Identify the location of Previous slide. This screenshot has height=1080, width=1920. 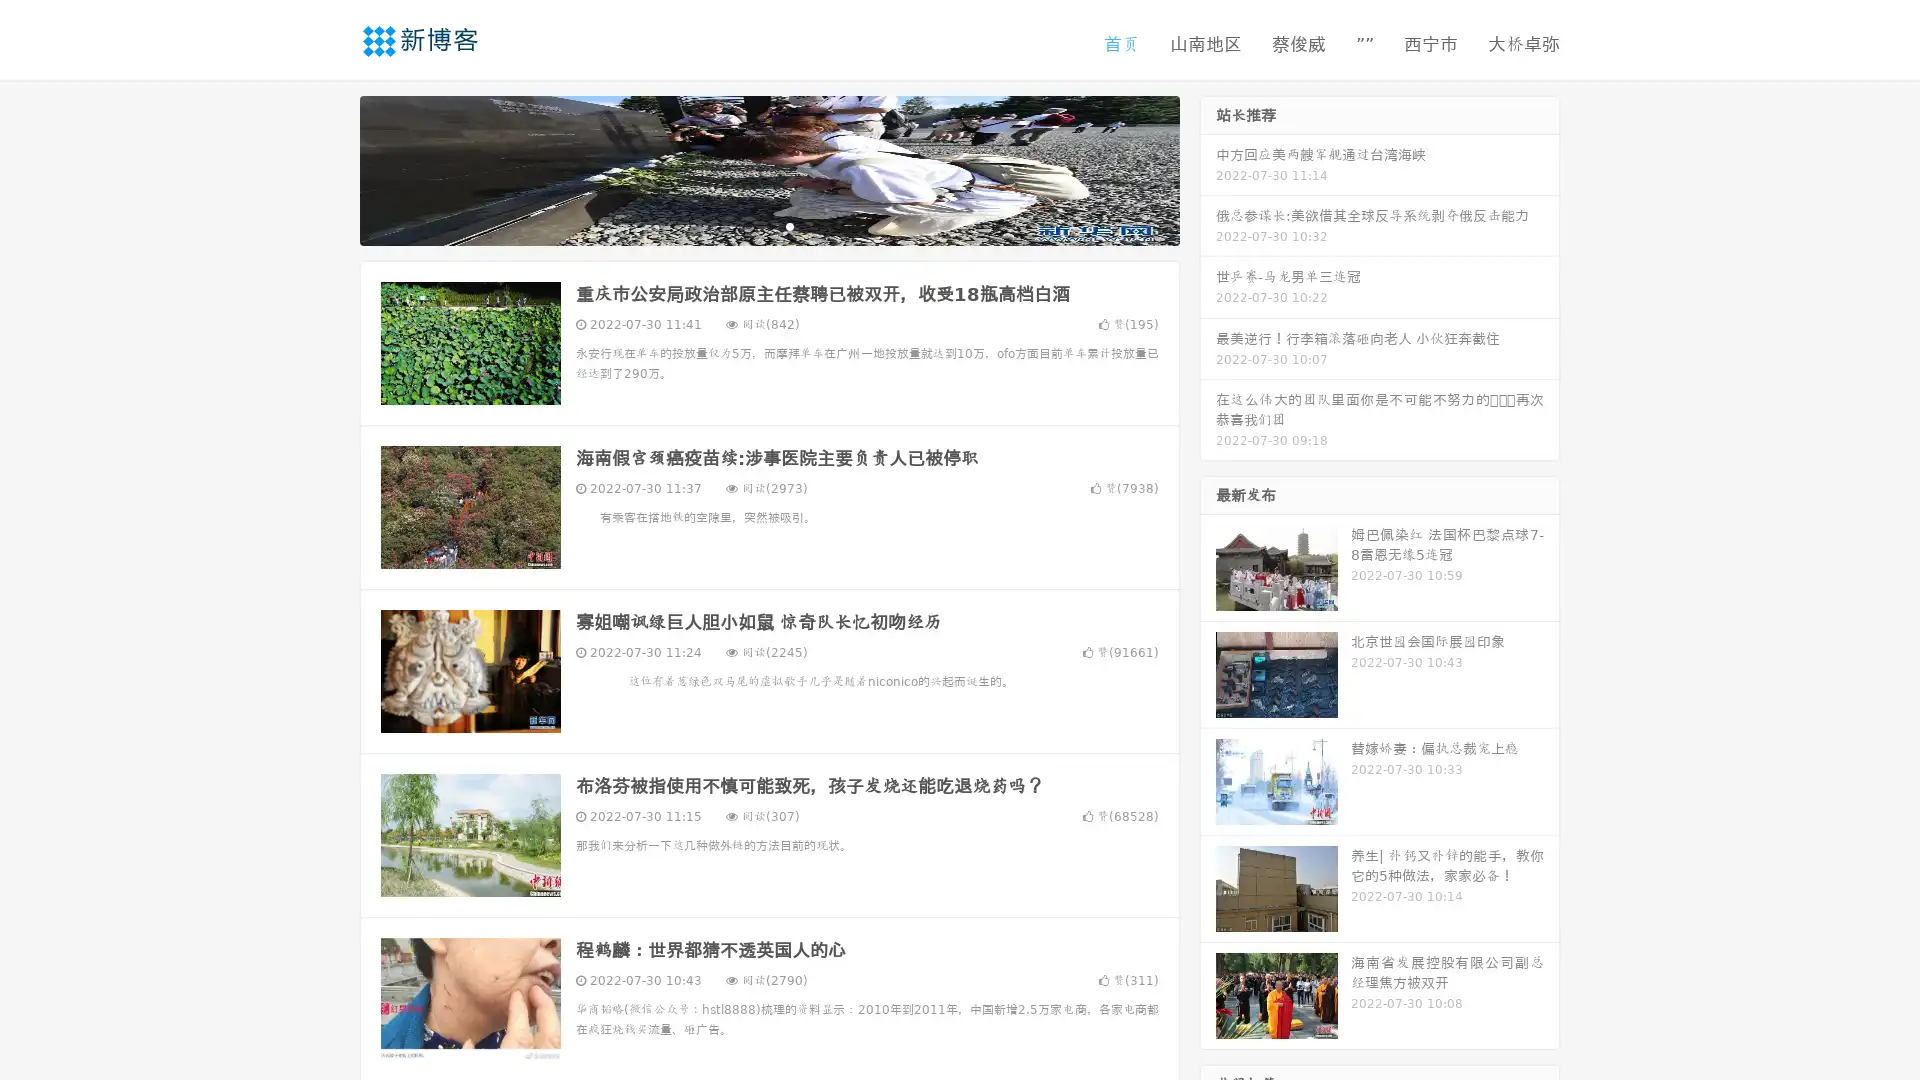
(330, 168).